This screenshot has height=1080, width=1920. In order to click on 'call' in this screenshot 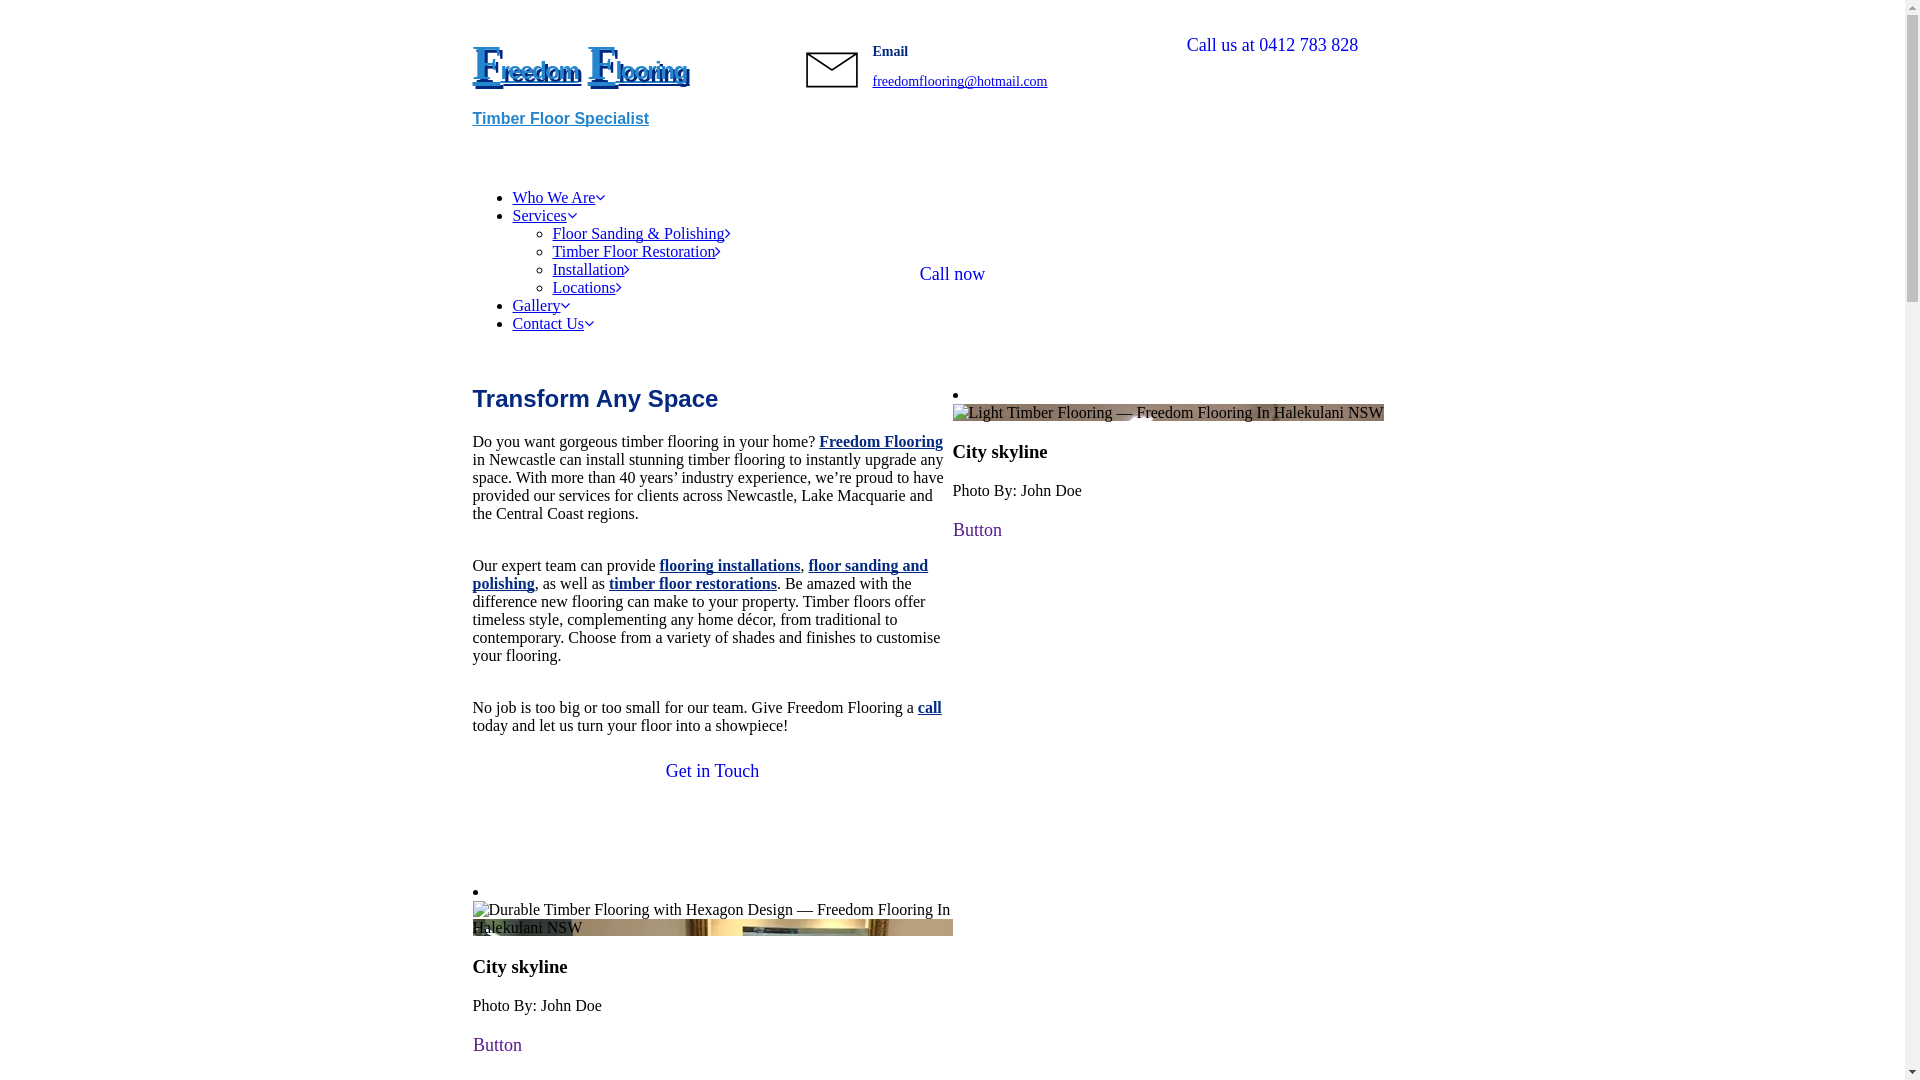, I will do `click(929, 706)`.